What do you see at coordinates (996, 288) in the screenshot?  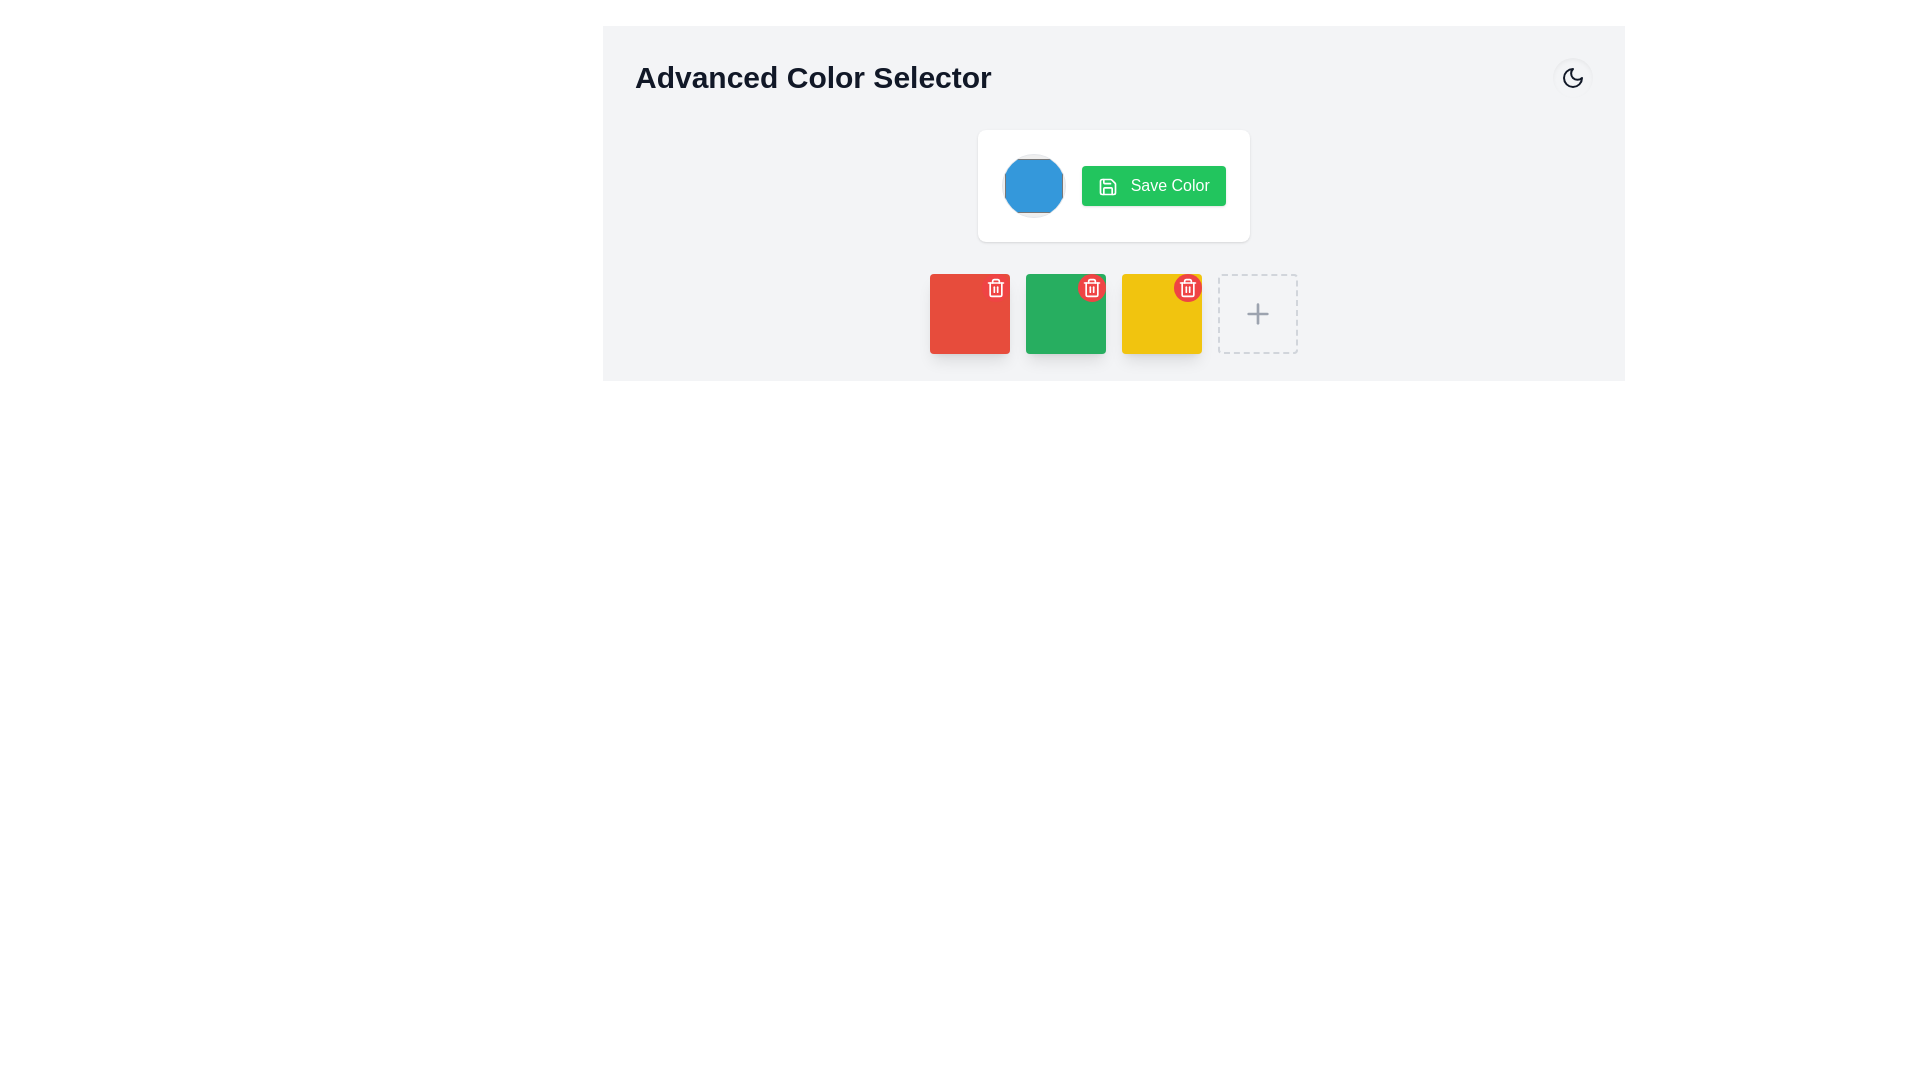 I see `the delete button located at the top-right corner of the red square` at bounding box center [996, 288].